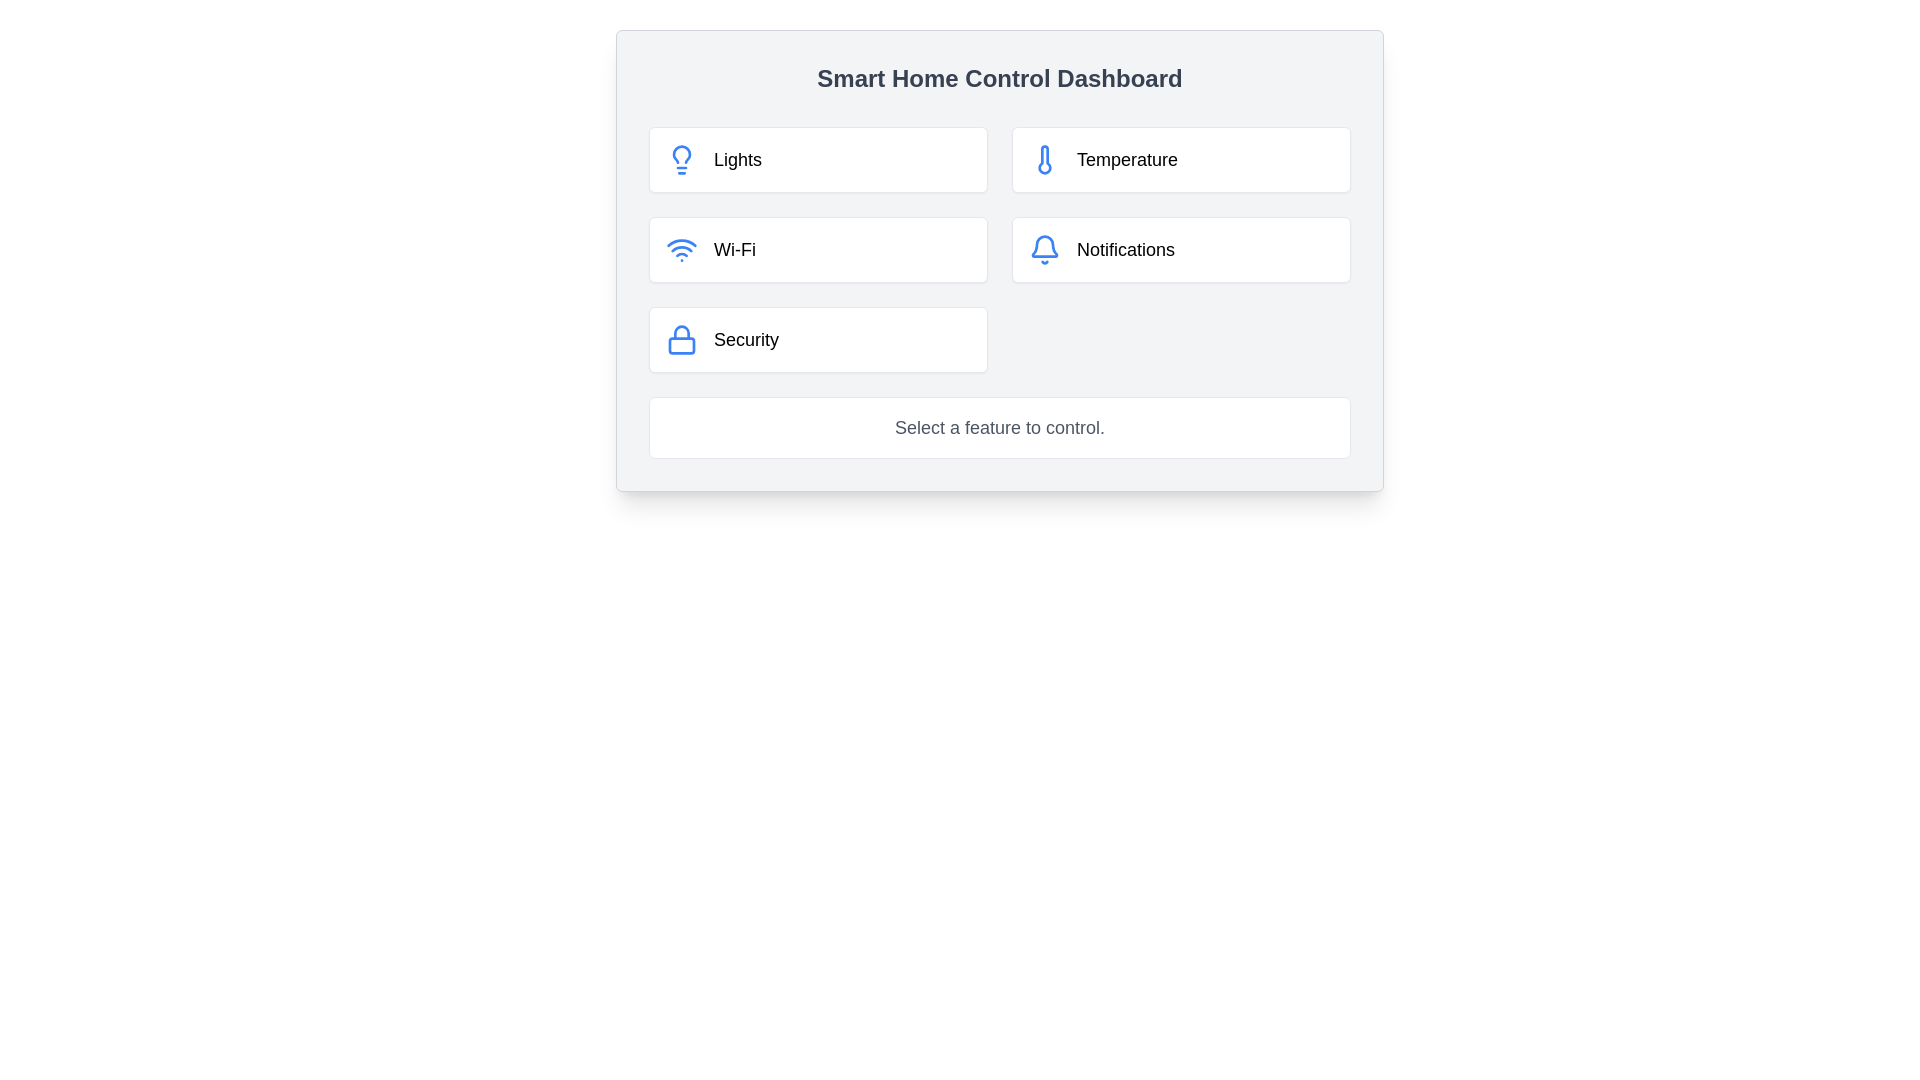  What do you see at coordinates (1127, 158) in the screenshot?
I see `the 'Temperature' text label, which is styled in a large, bold font and positioned on a bright white background in the top-right section of the dashboard` at bounding box center [1127, 158].